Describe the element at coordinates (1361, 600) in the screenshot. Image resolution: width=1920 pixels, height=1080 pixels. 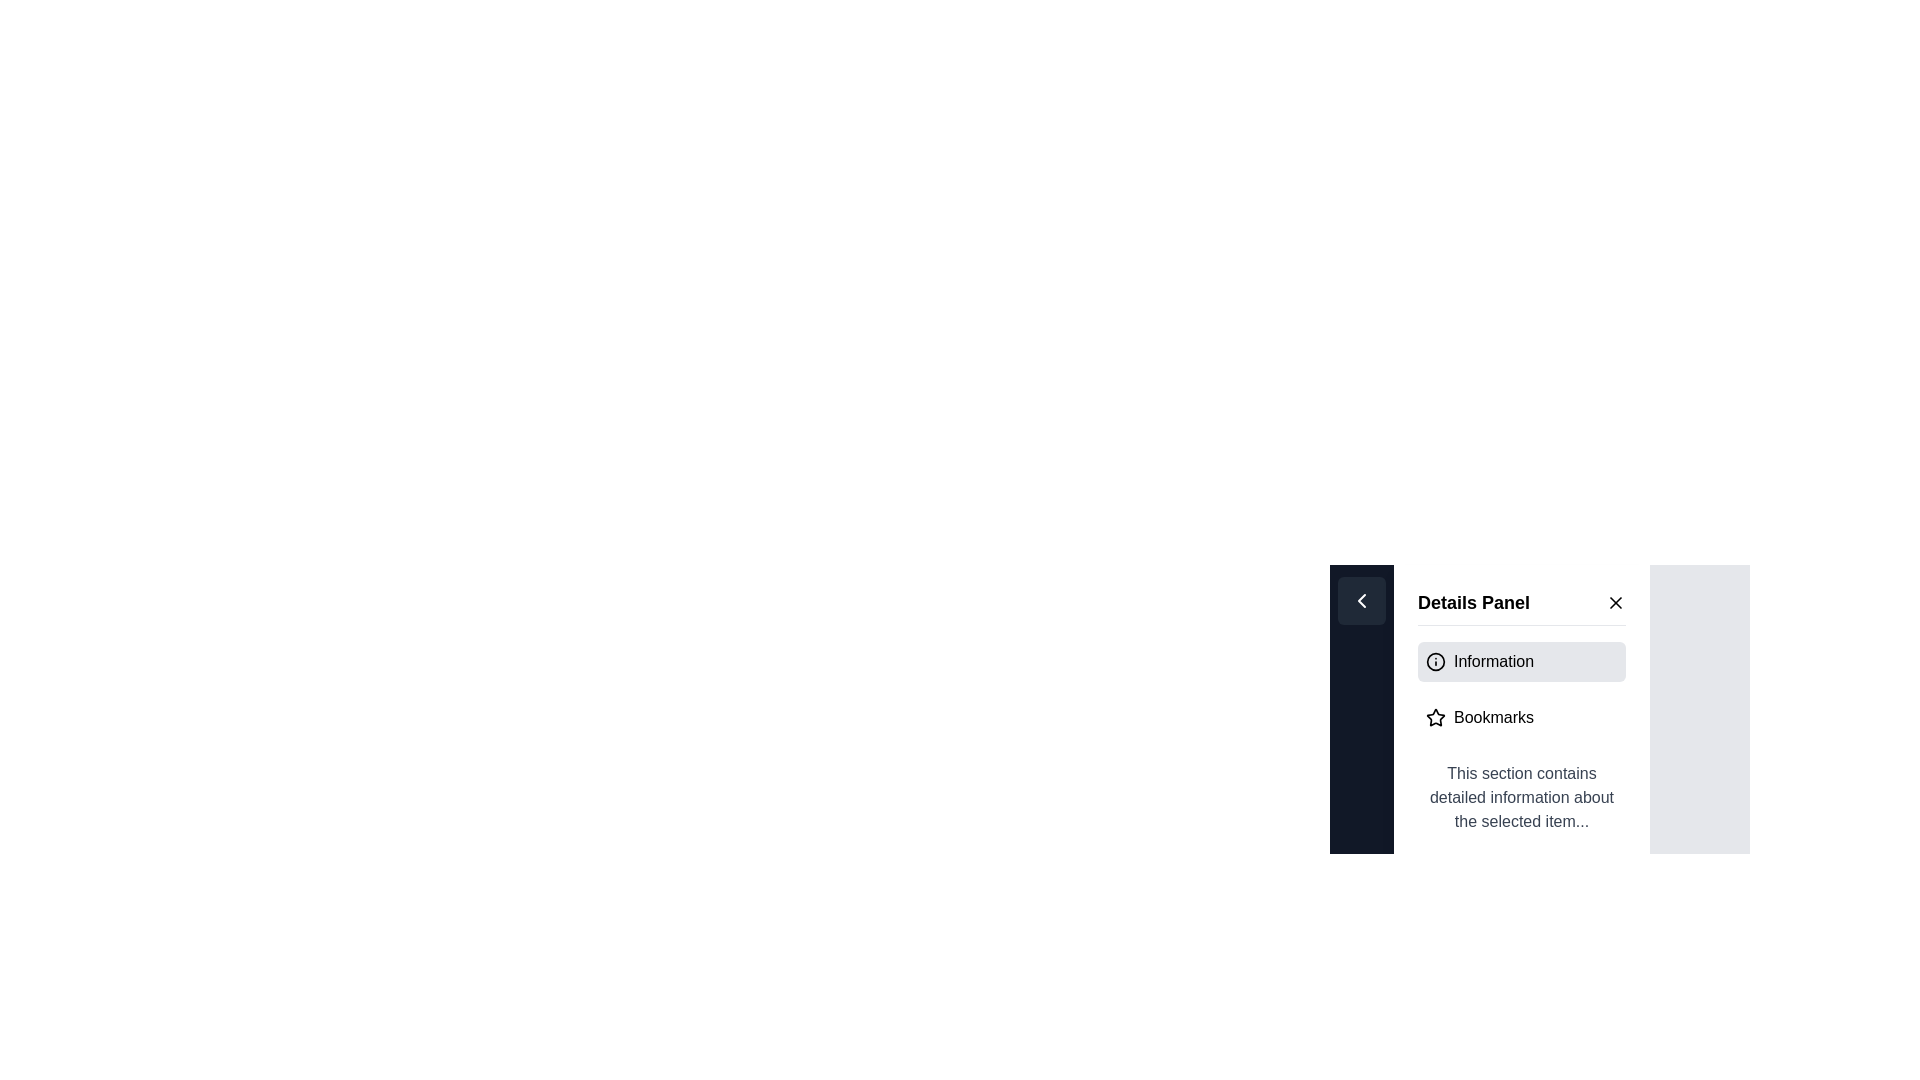
I see `the Icon Button located at the top-left corner of the right-side panel, which is nested inside a round dark blue button` at that location.